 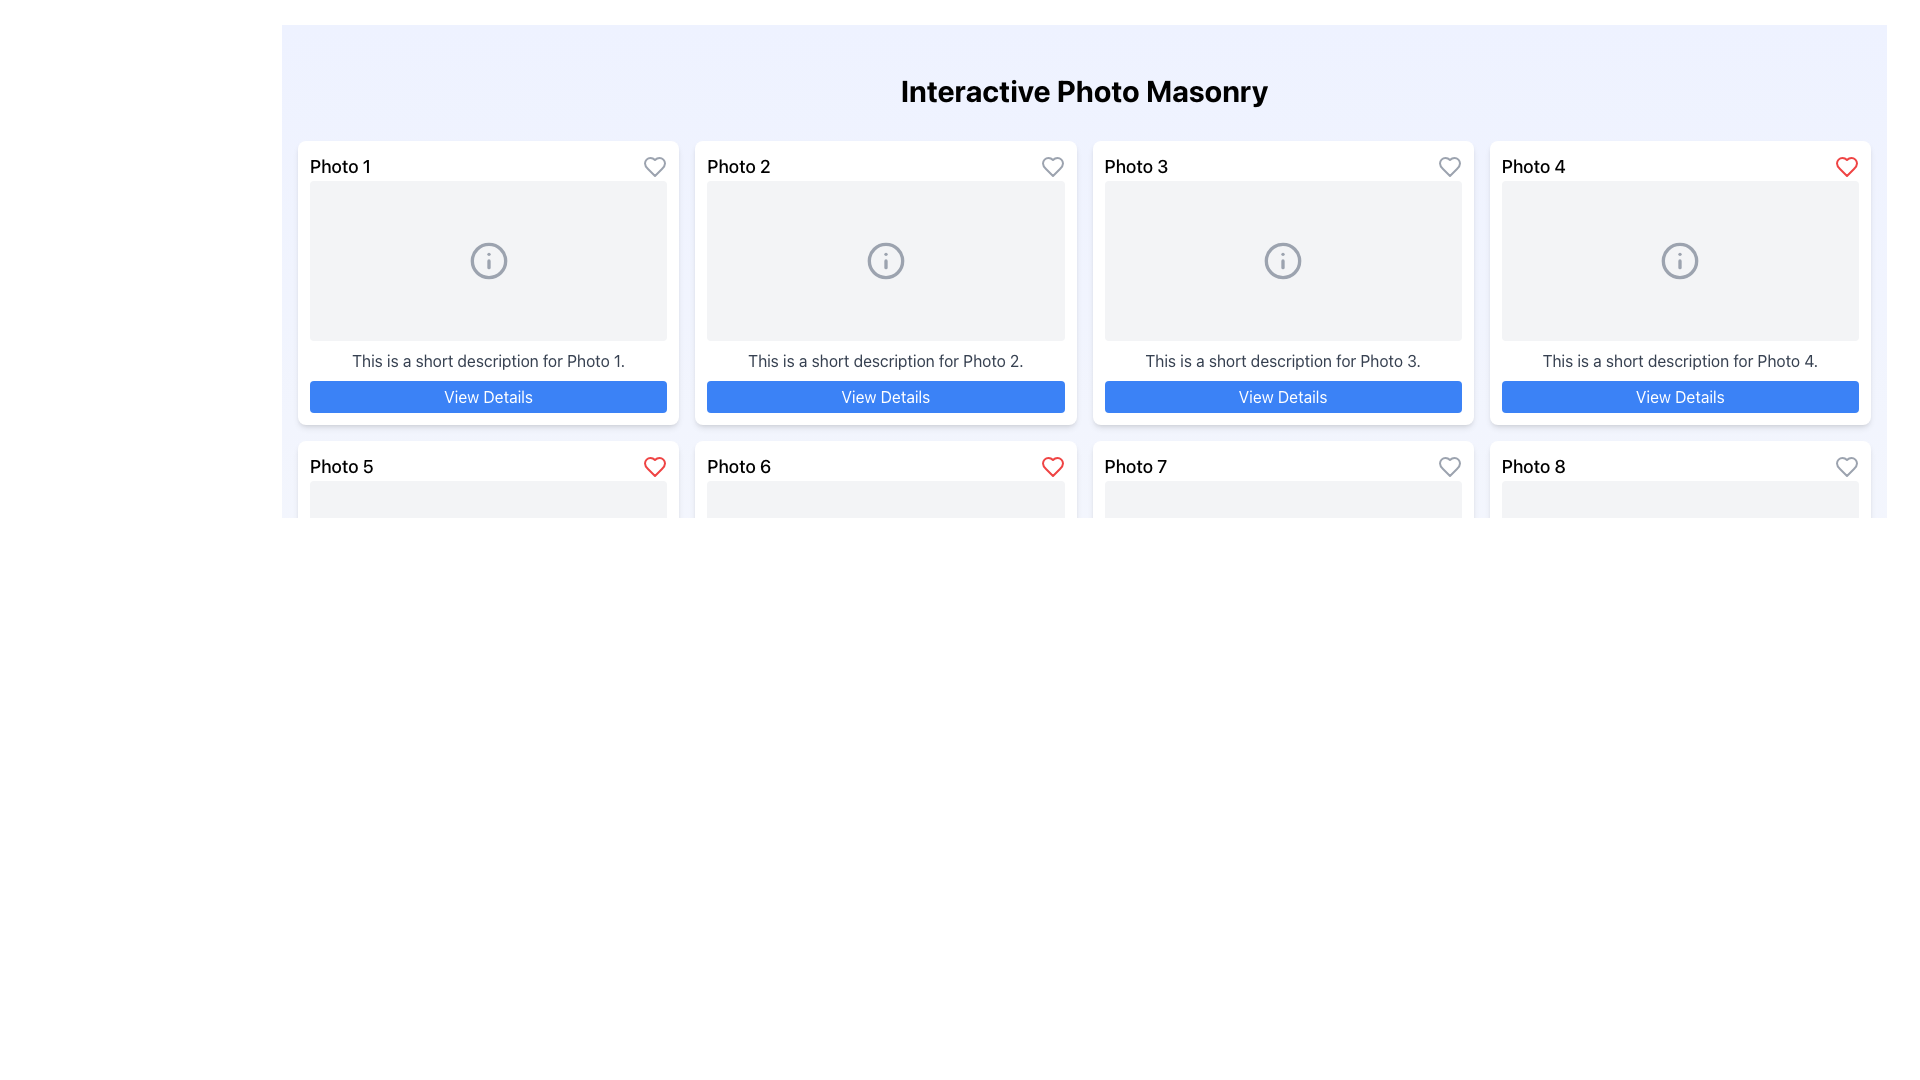 What do you see at coordinates (1846, 165) in the screenshot?
I see `the small, red, heart-shaped icon in the top-right corner of the 'Photo 4' card` at bounding box center [1846, 165].